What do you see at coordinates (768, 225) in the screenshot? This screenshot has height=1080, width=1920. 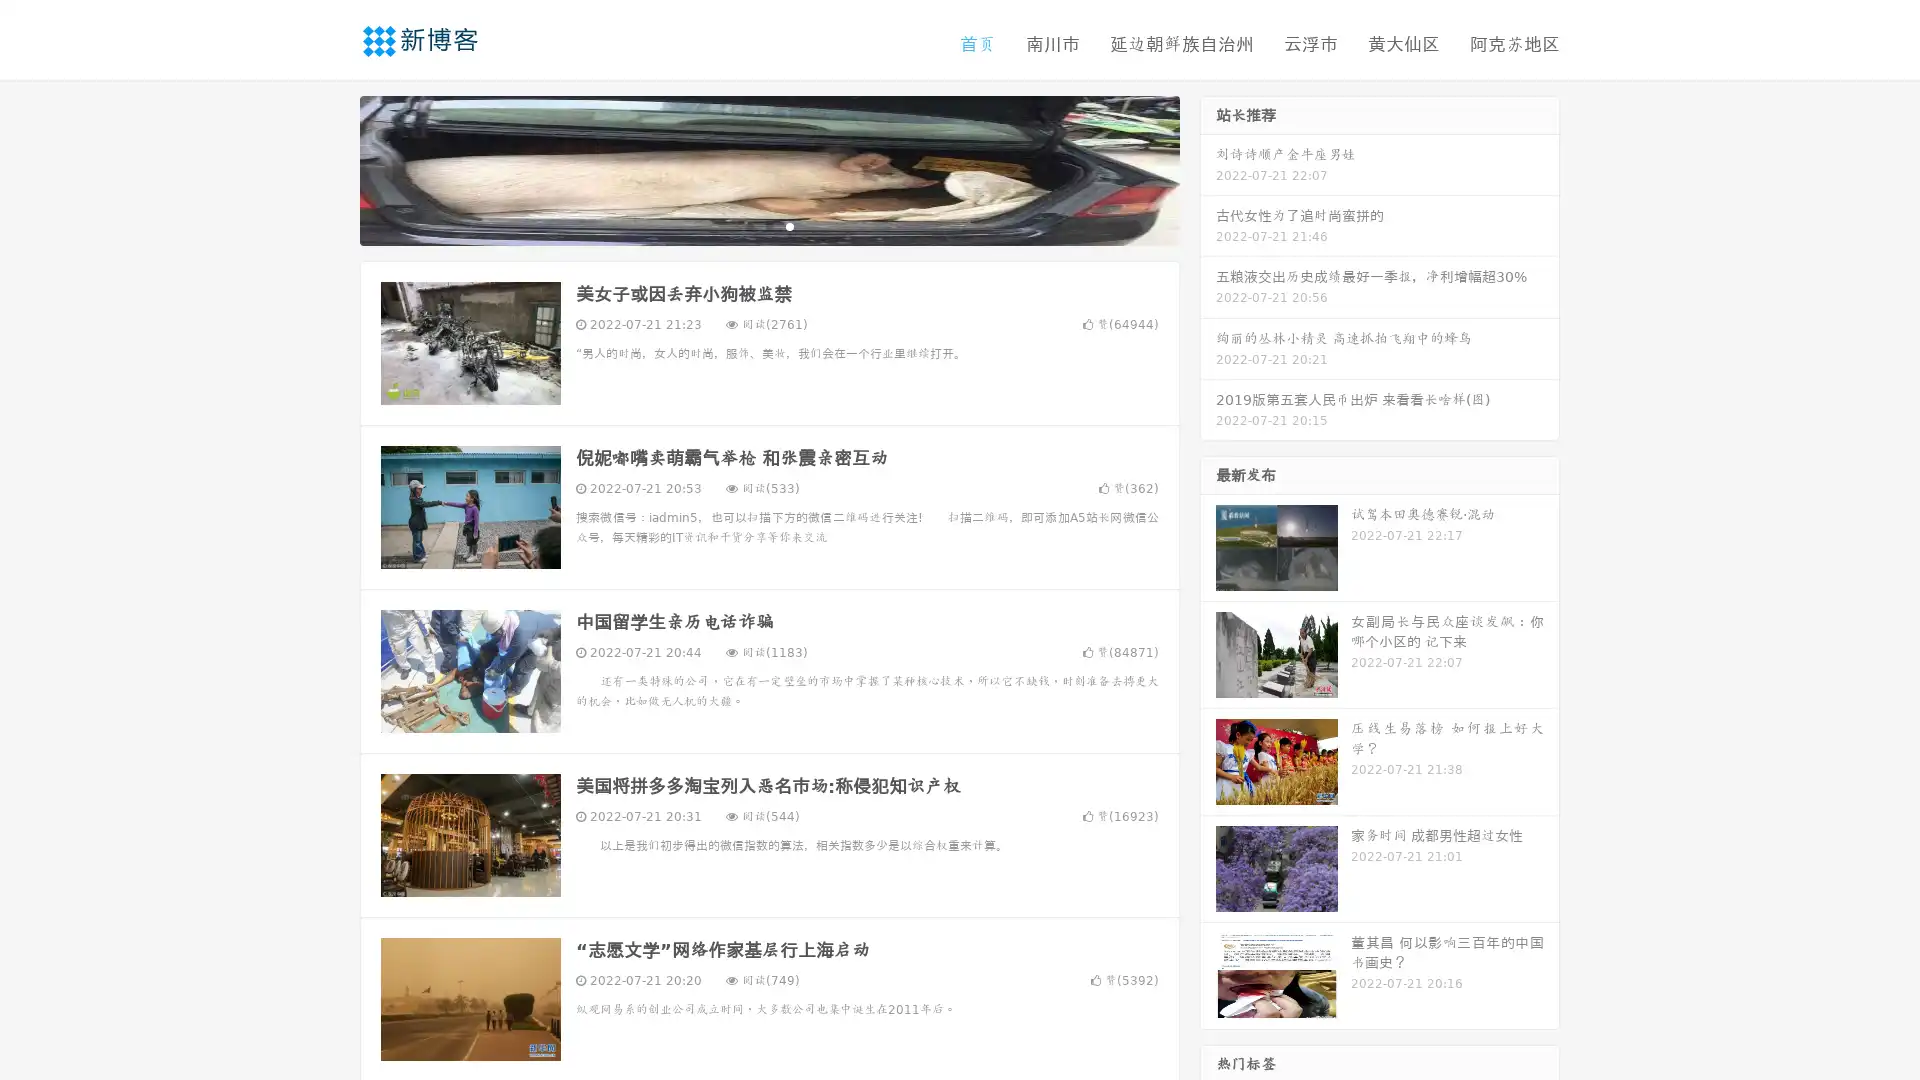 I see `Go to slide 2` at bounding box center [768, 225].